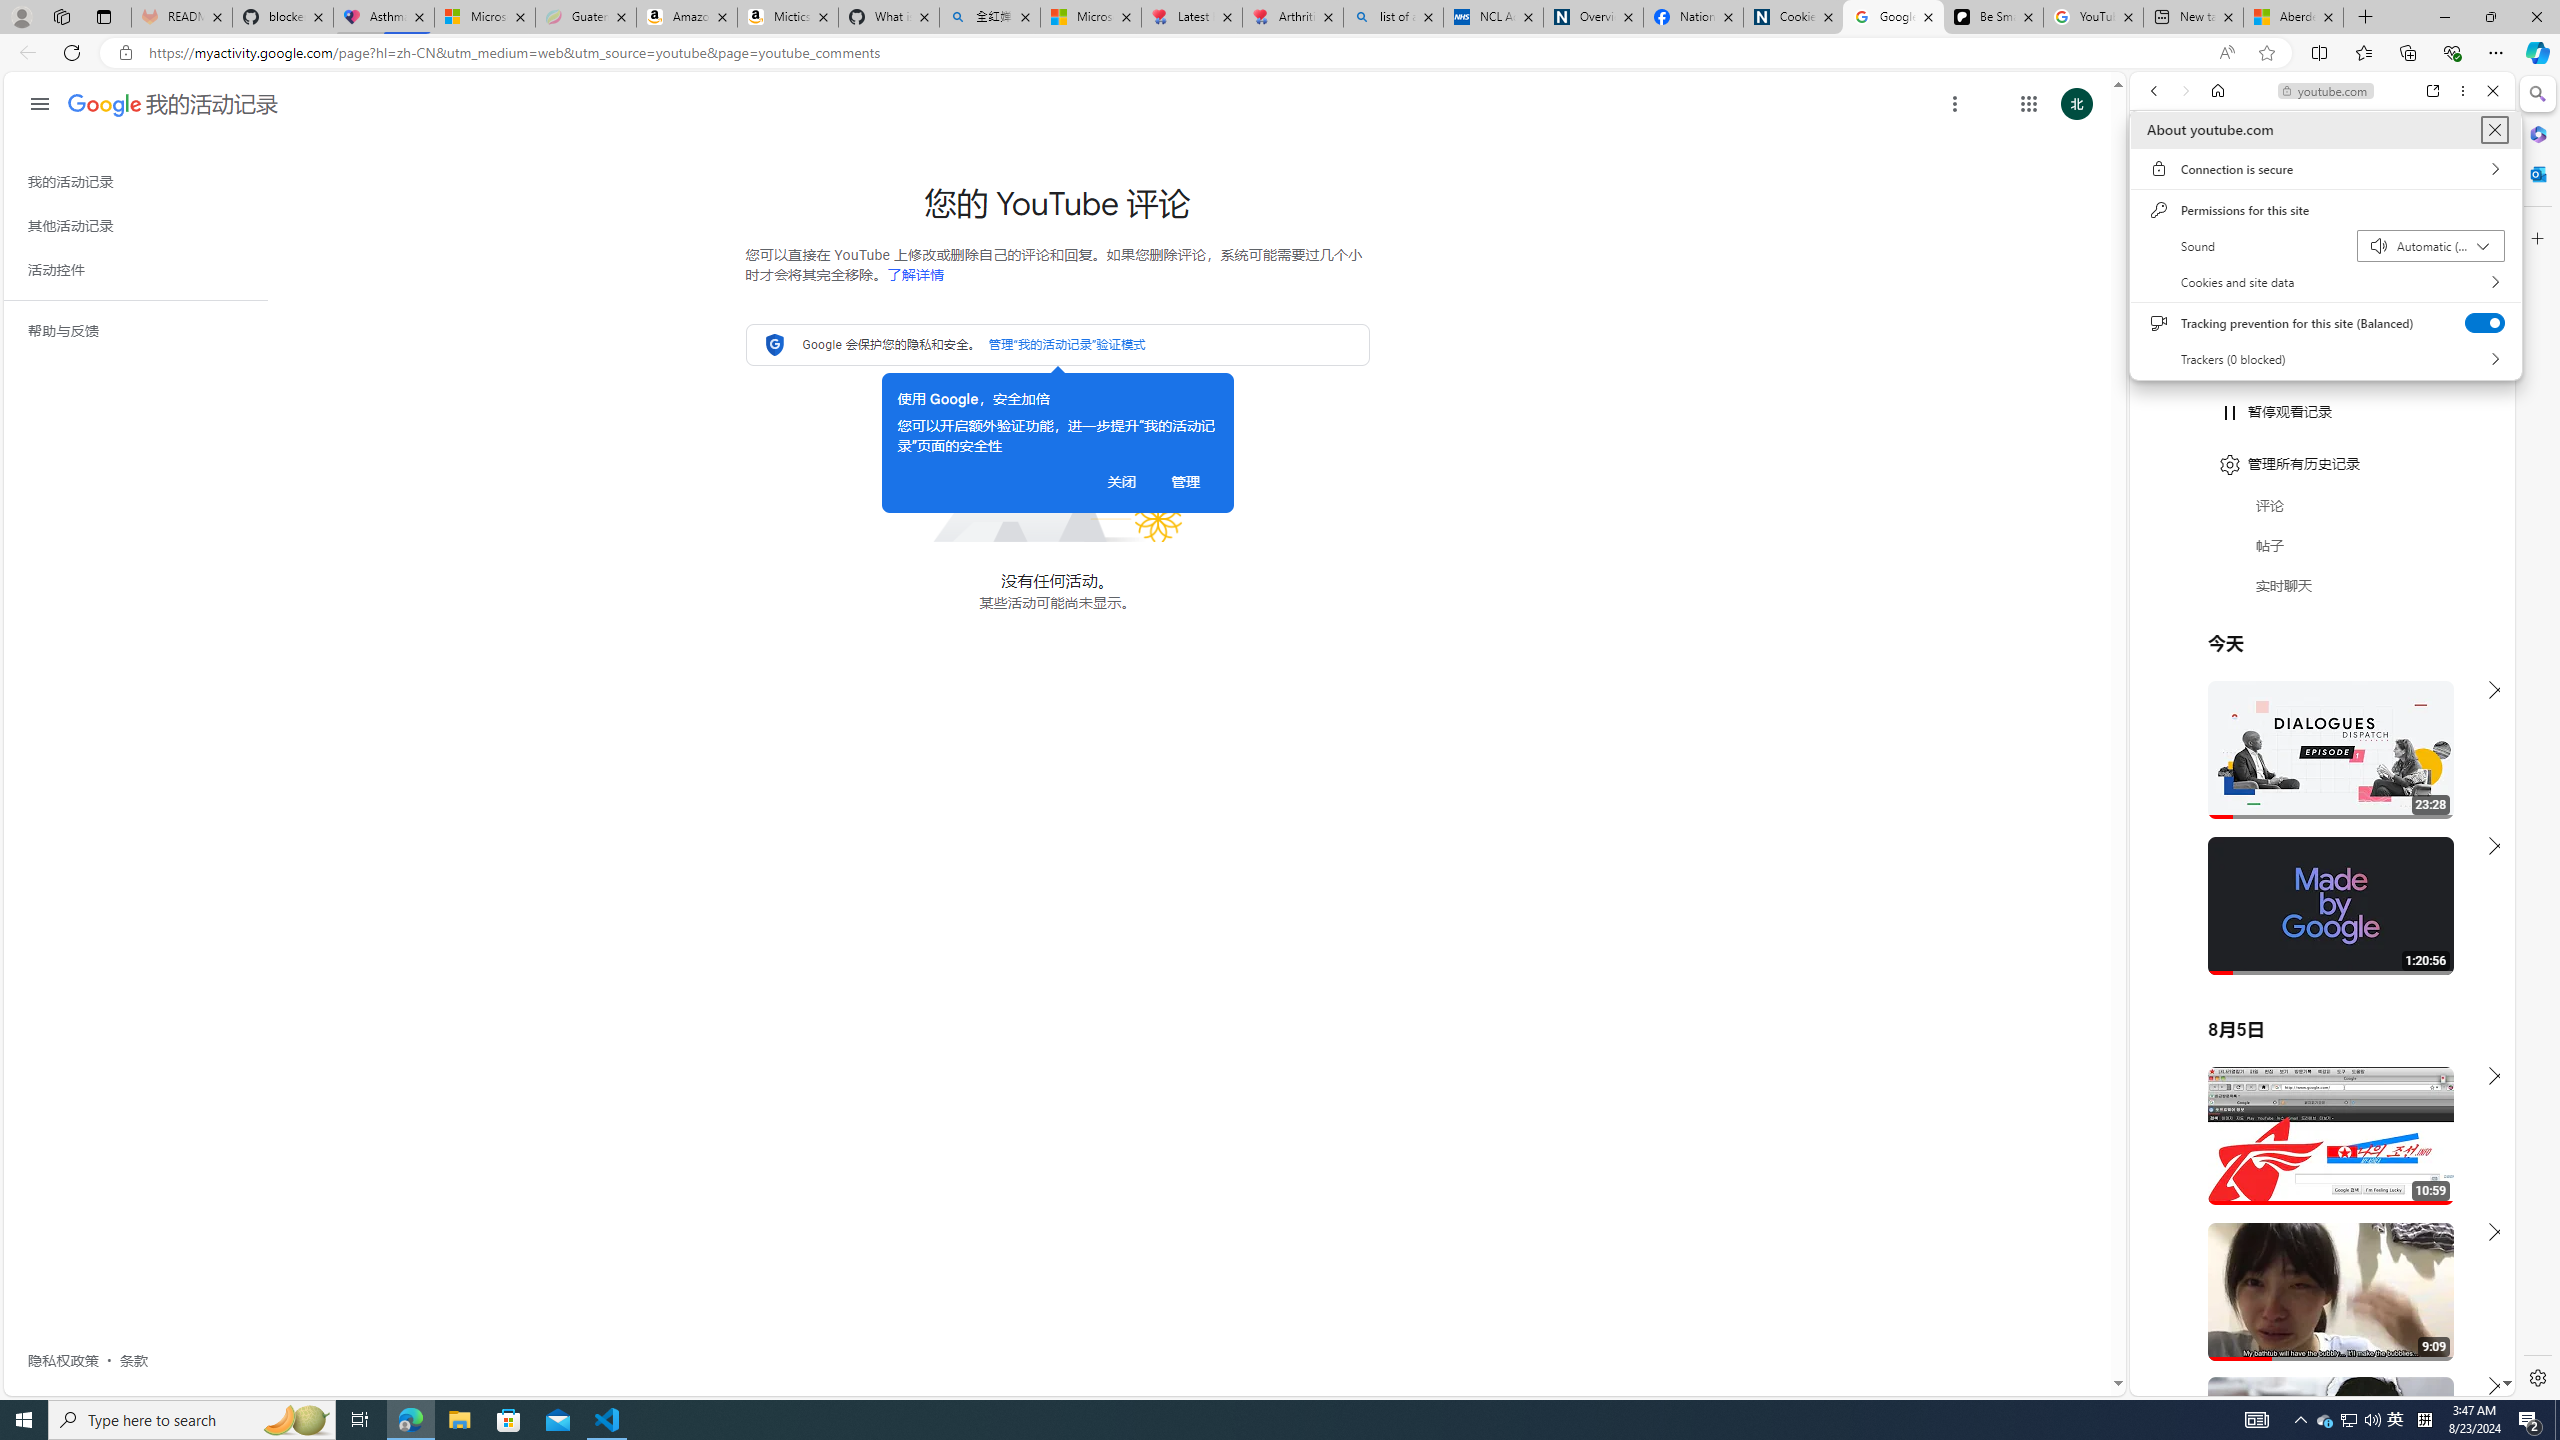 This screenshot has height=1440, width=2560. I want to click on 'Class: dict_pnIcon rms_img', so click(2307, 1379).